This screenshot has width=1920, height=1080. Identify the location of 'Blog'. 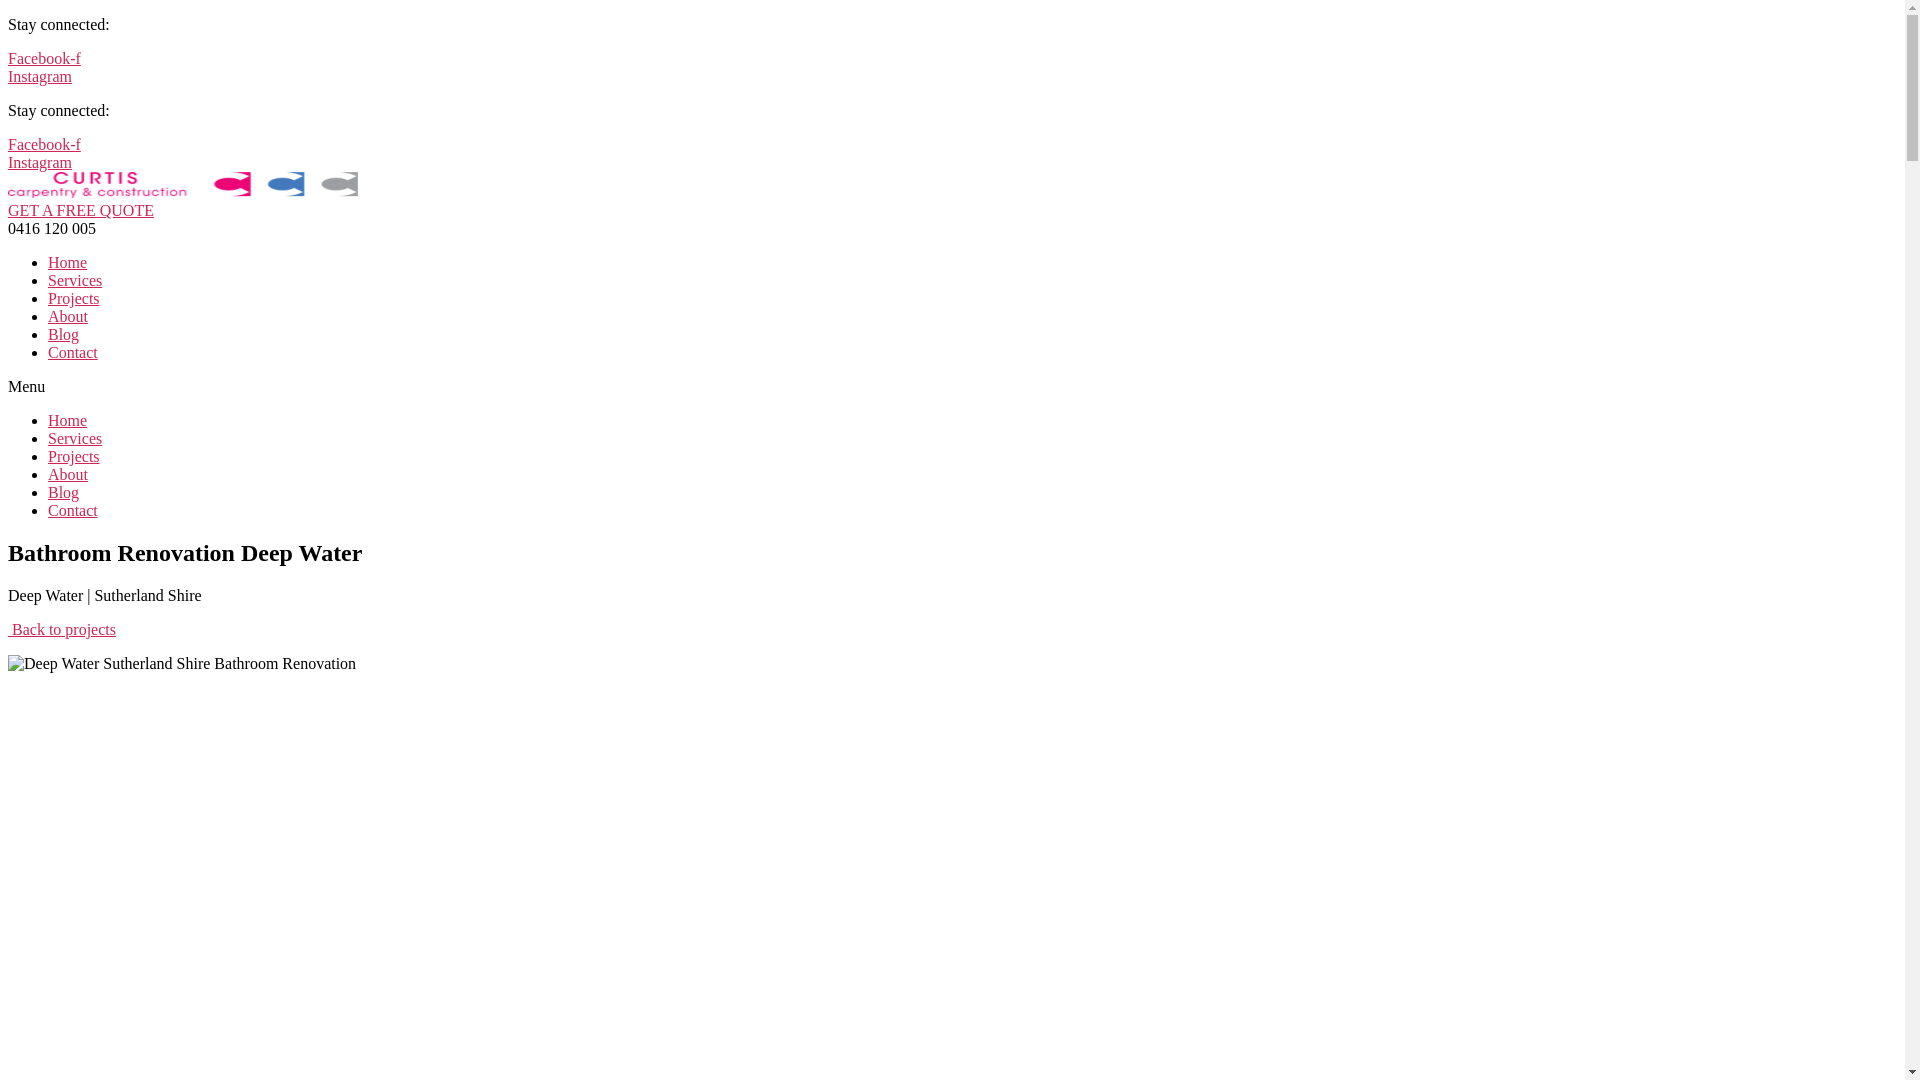
(63, 333).